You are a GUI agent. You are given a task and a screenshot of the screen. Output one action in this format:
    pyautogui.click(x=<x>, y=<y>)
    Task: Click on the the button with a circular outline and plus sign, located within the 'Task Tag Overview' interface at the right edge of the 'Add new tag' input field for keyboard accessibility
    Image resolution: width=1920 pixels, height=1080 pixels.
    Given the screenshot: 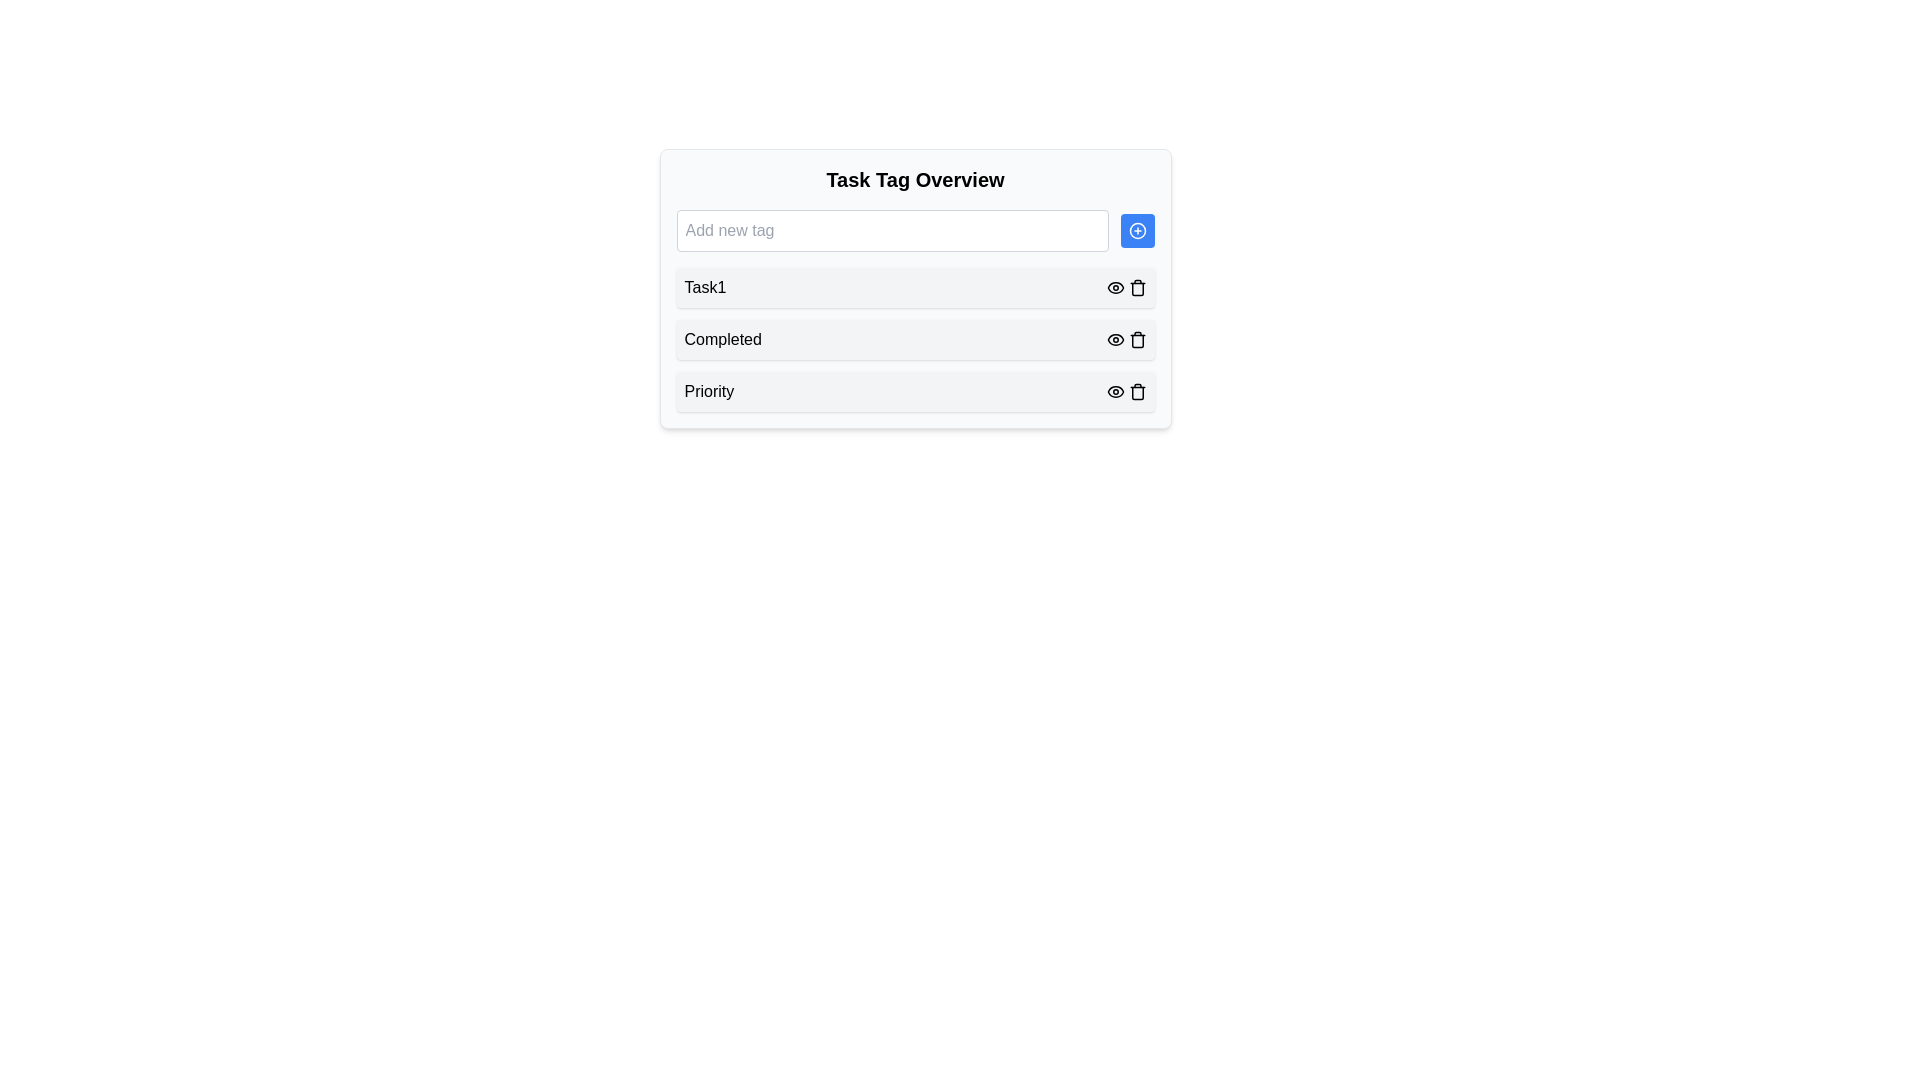 What is the action you would take?
    pyautogui.click(x=1137, y=230)
    